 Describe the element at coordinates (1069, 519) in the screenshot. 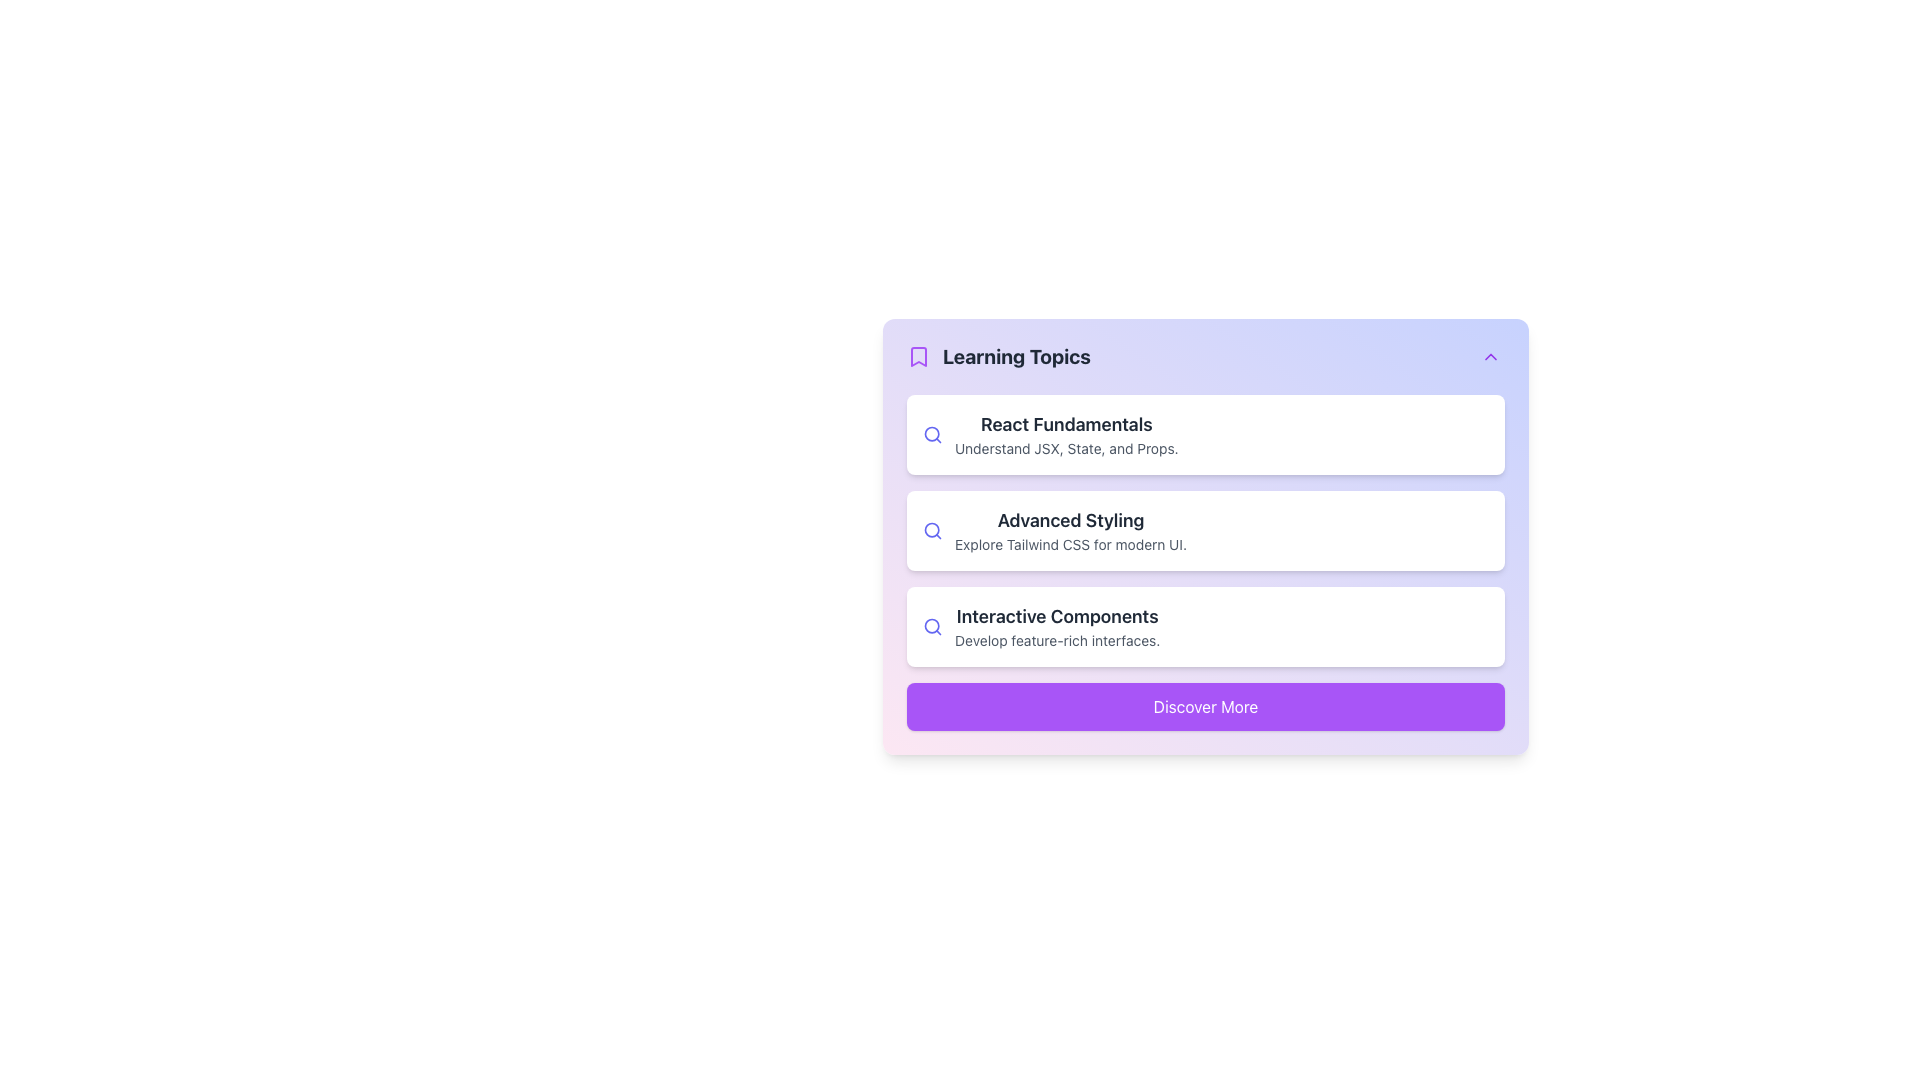

I see `the 'Advanced Styling' text label, which is a bold black label in a larger font size, located in the upper part of the second card in a vertical list` at that location.